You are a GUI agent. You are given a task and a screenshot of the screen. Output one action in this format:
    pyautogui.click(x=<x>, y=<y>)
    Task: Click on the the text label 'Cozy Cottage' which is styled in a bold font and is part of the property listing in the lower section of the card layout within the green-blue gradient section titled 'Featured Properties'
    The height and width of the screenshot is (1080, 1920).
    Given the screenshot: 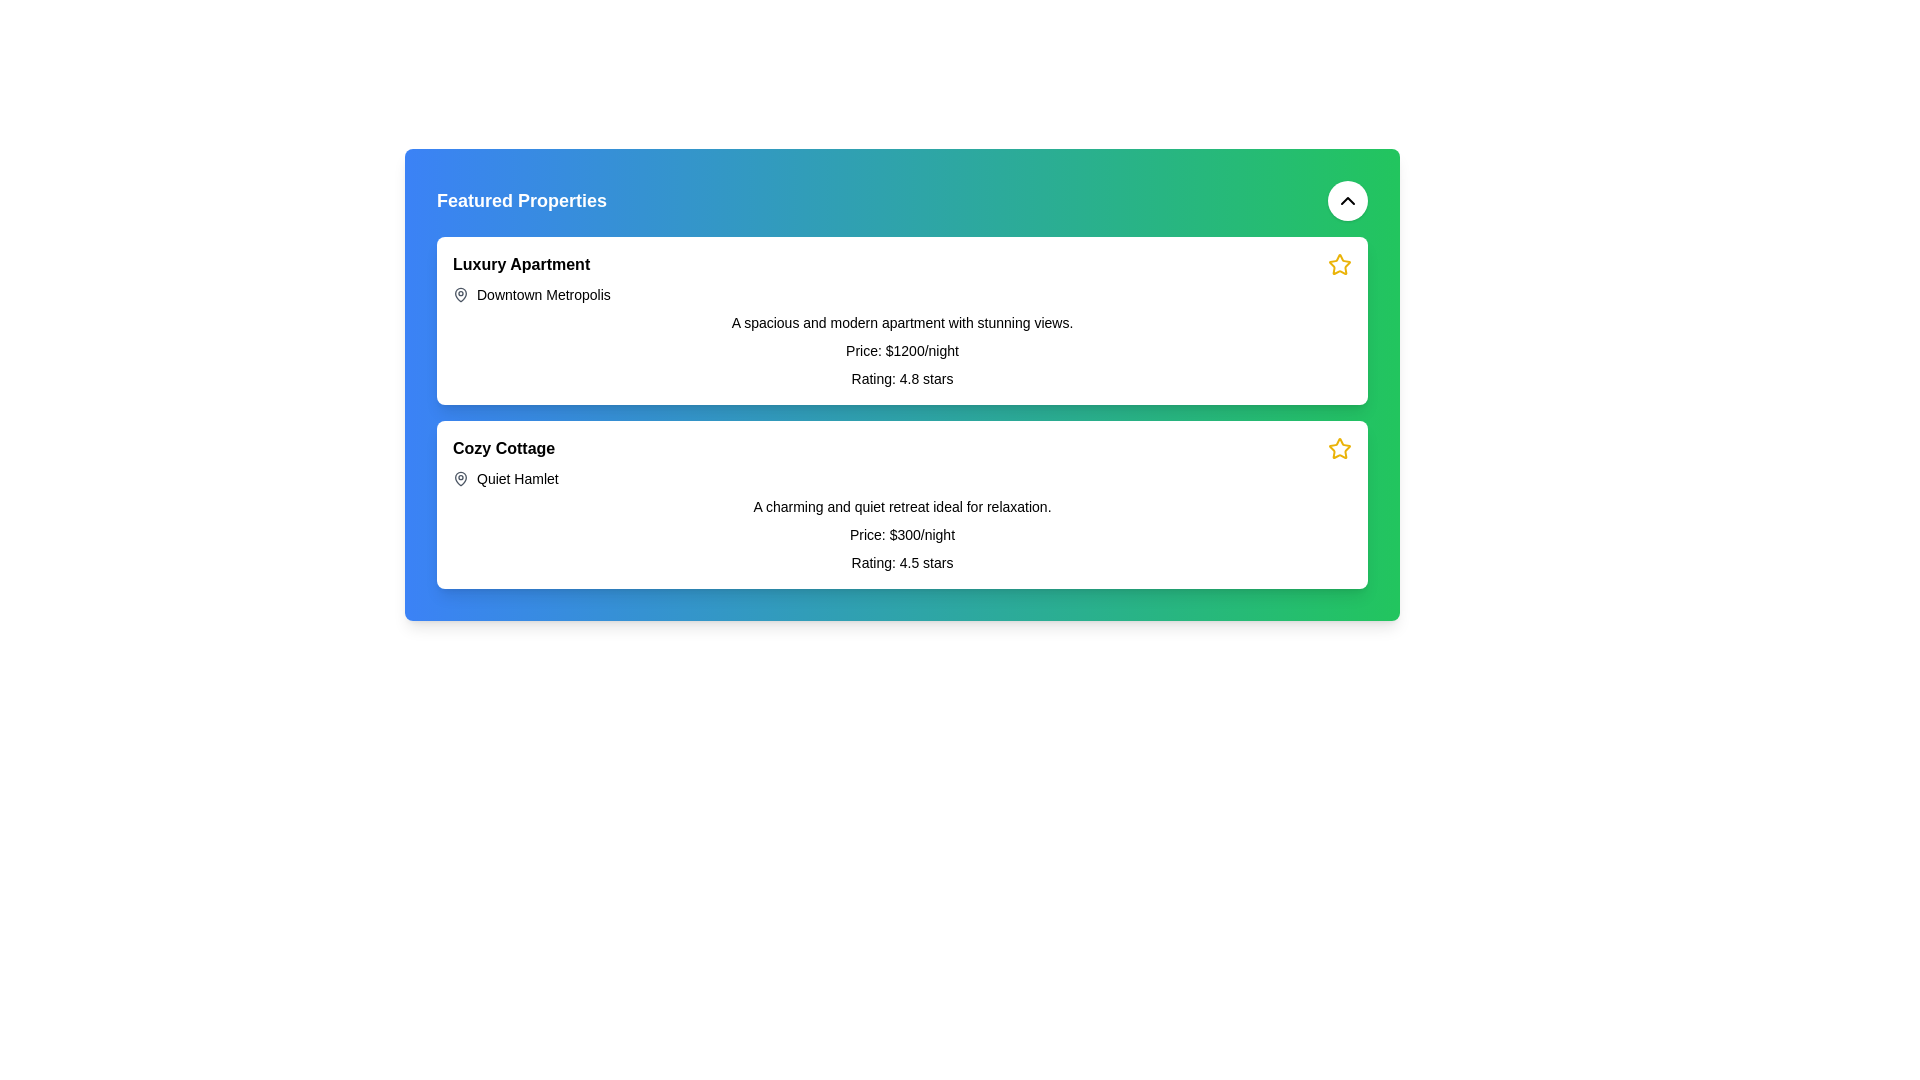 What is the action you would take?
    pyautogui.click(x=504, y=447)
    